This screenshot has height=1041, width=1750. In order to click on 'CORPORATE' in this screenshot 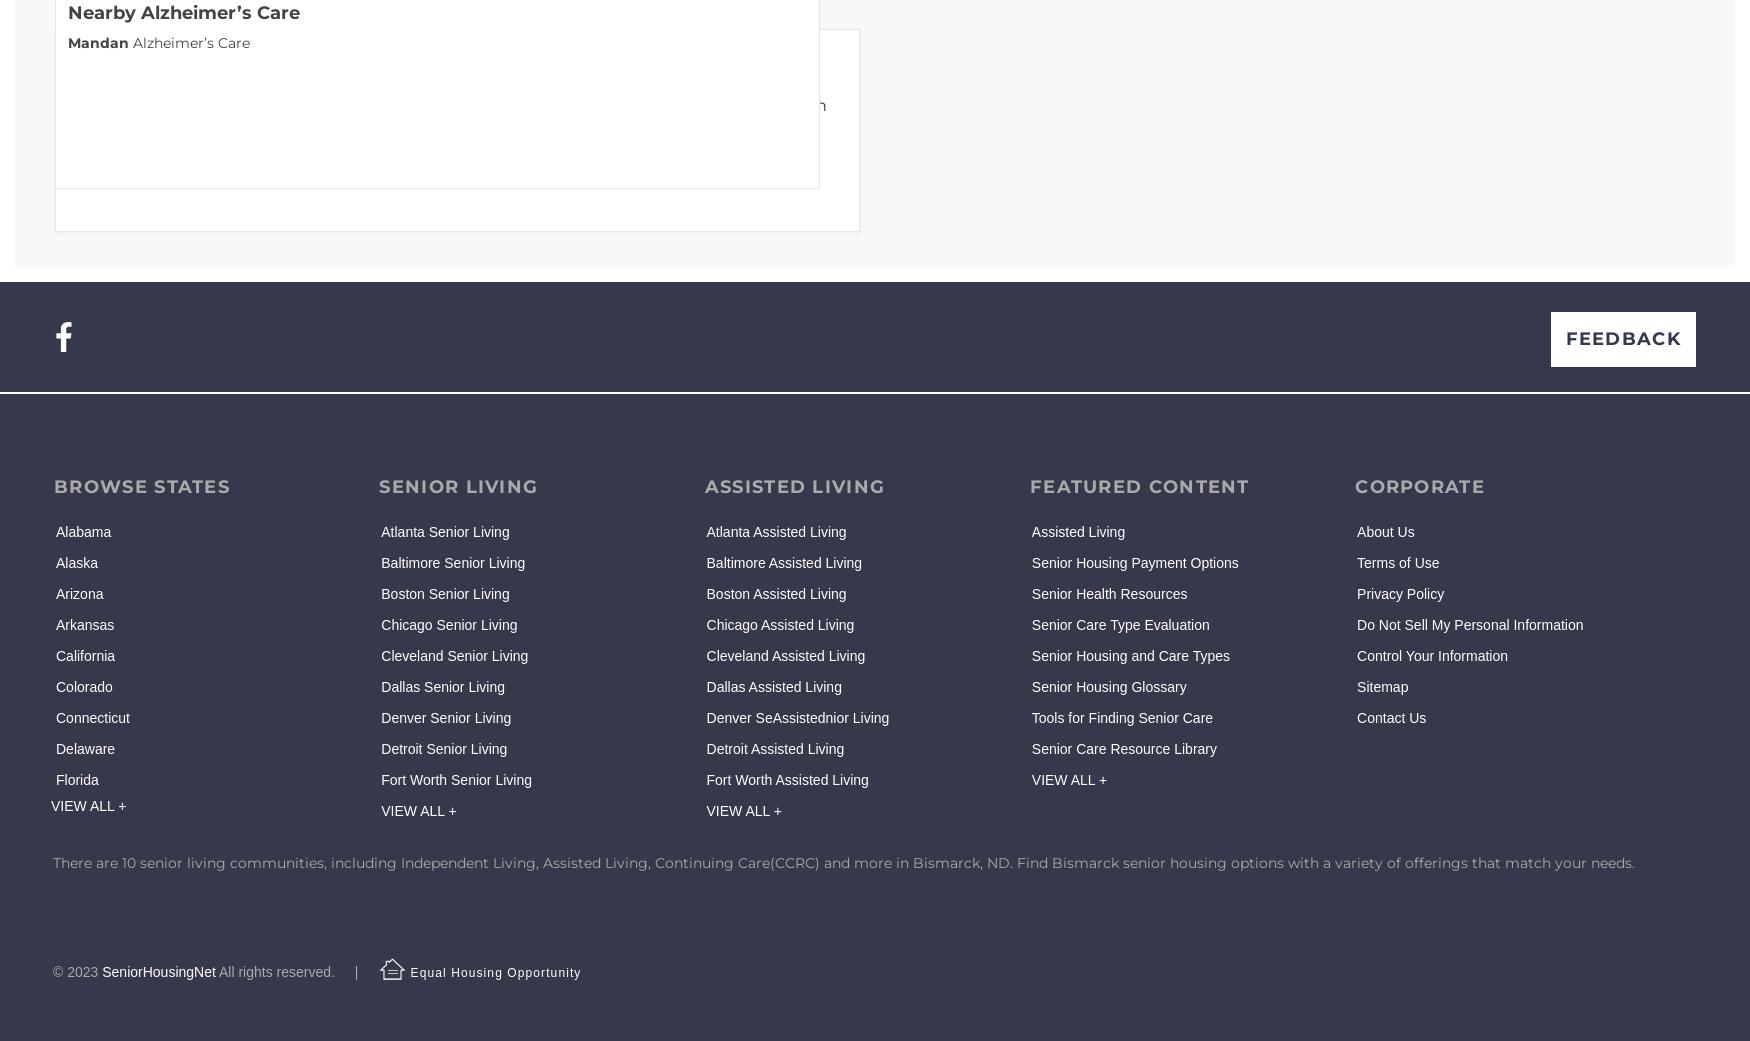, I will do `click(1418, 485)`.